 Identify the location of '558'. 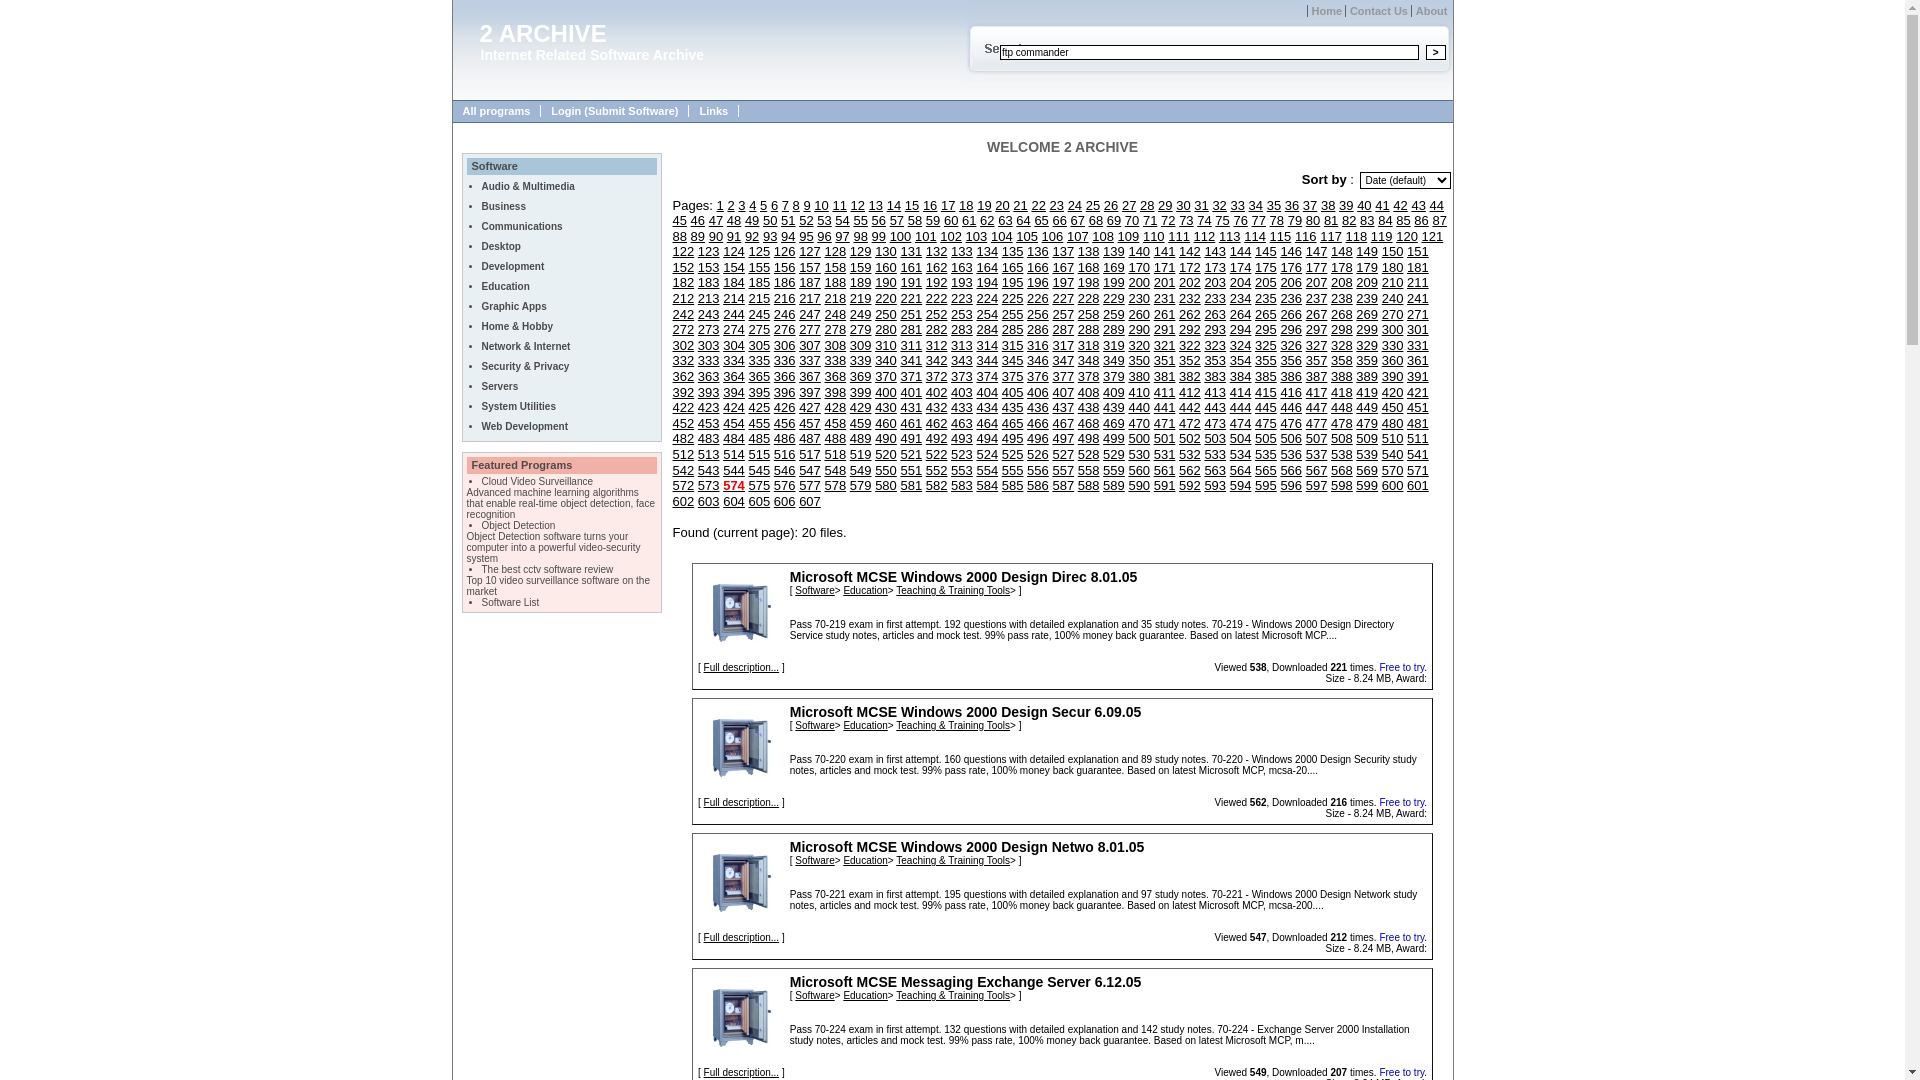
(1088, 470).